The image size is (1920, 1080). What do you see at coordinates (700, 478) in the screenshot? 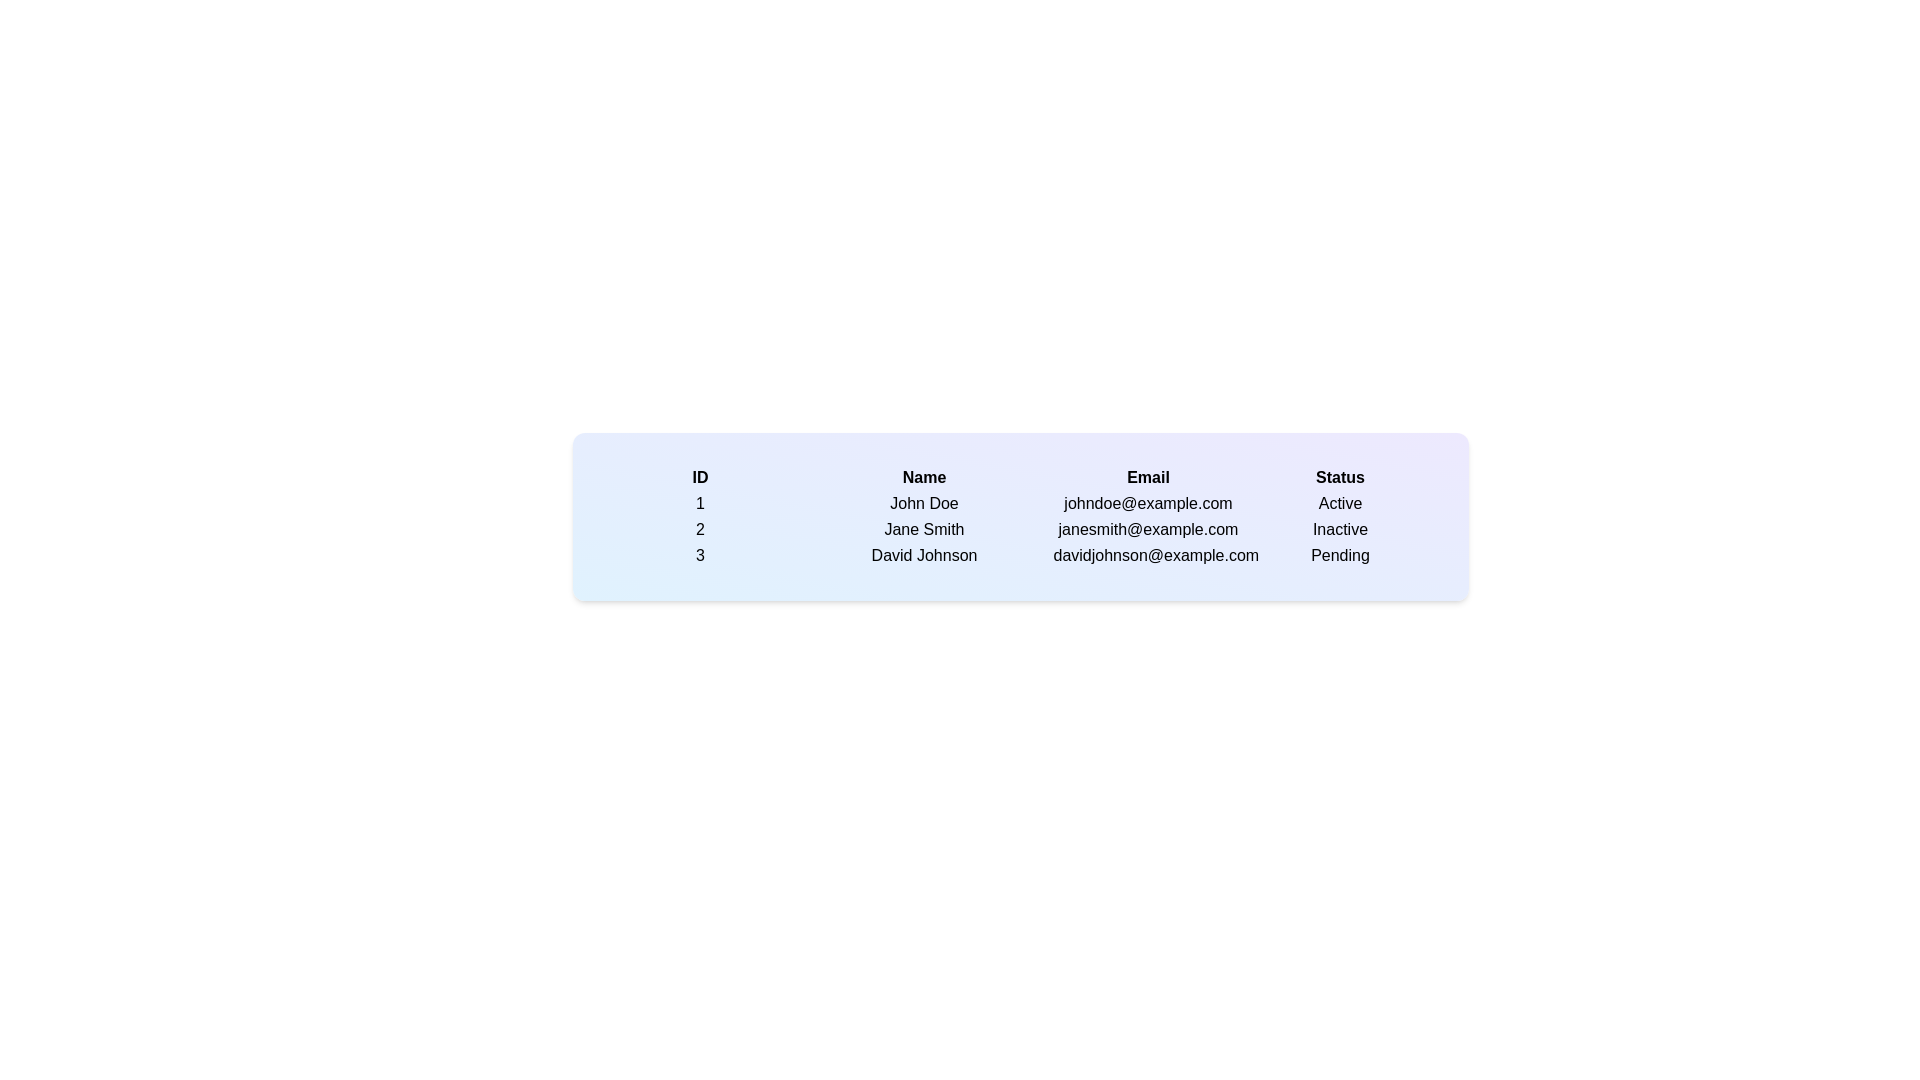
I see `the column header ID to sort or filter the table data` at bounding box center [700, 478].